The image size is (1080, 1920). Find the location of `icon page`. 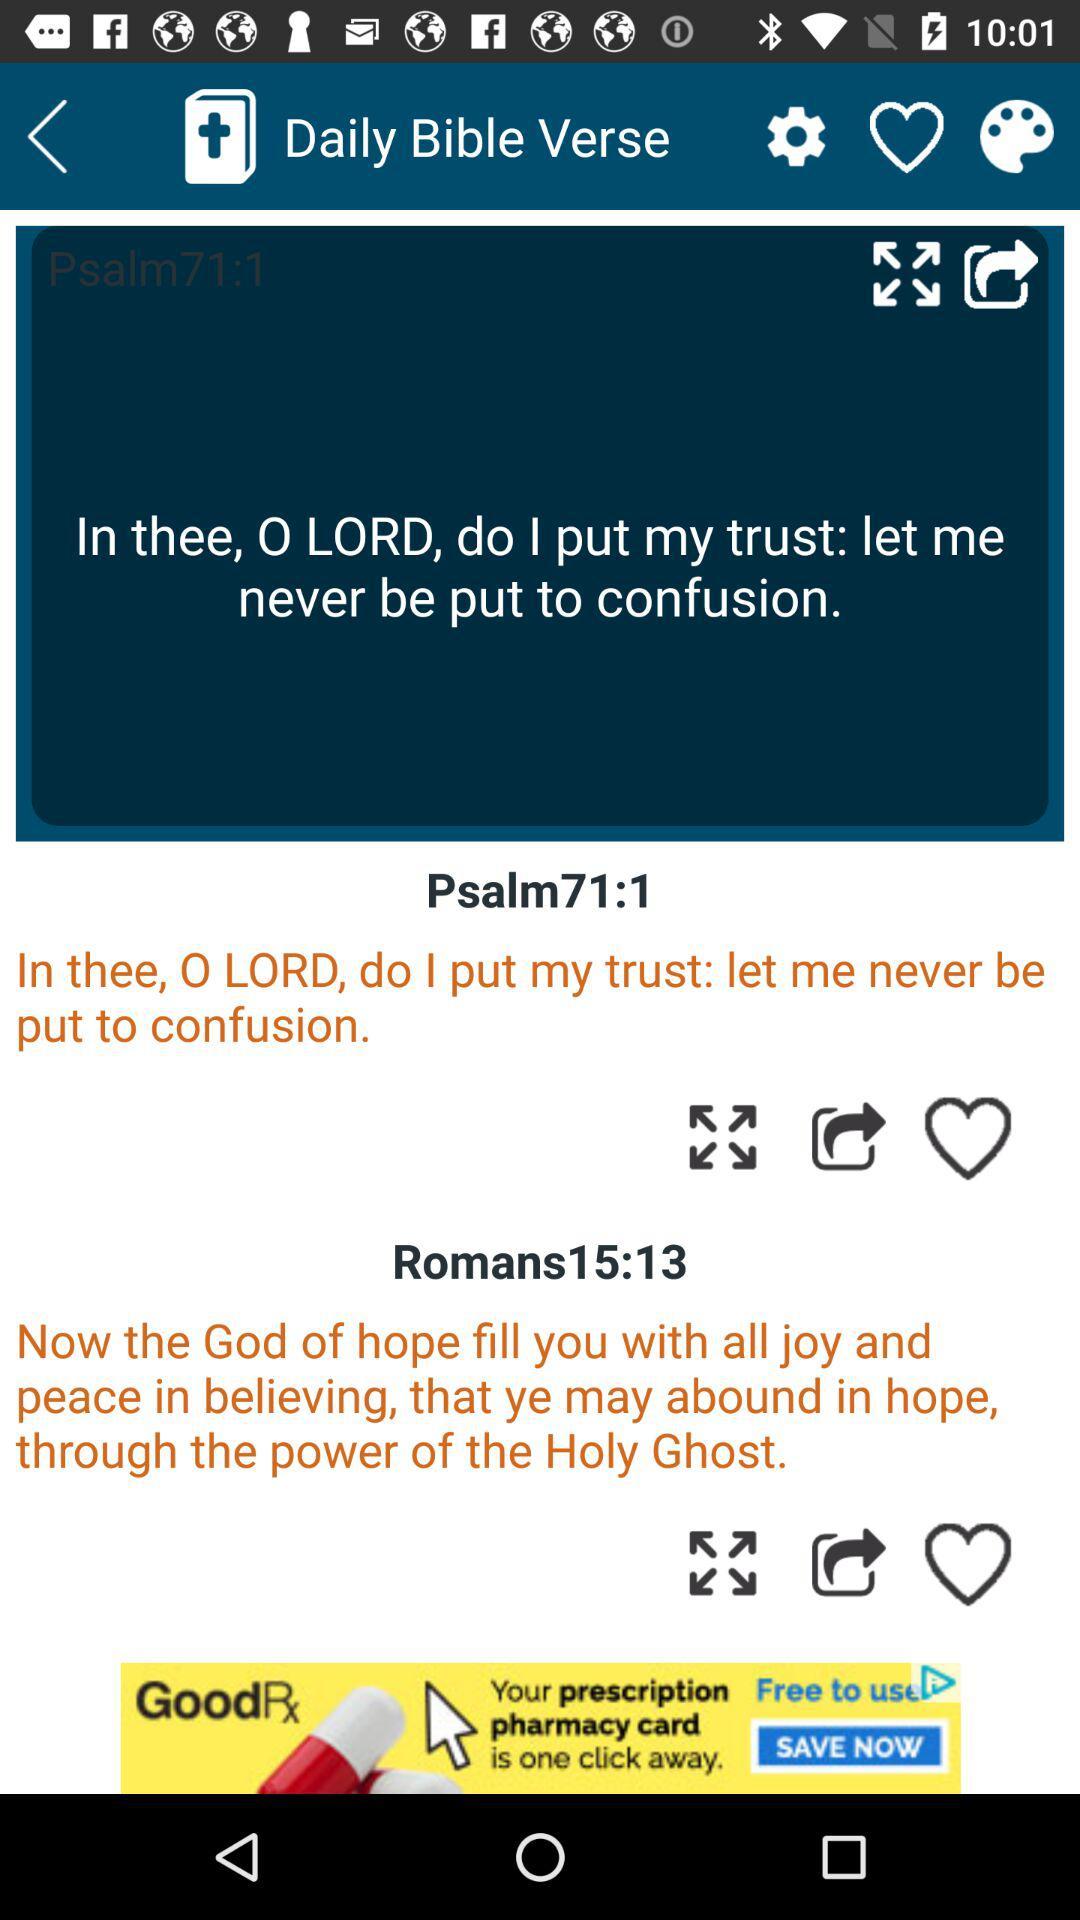

icon page is located at coordinates (722, 1136).